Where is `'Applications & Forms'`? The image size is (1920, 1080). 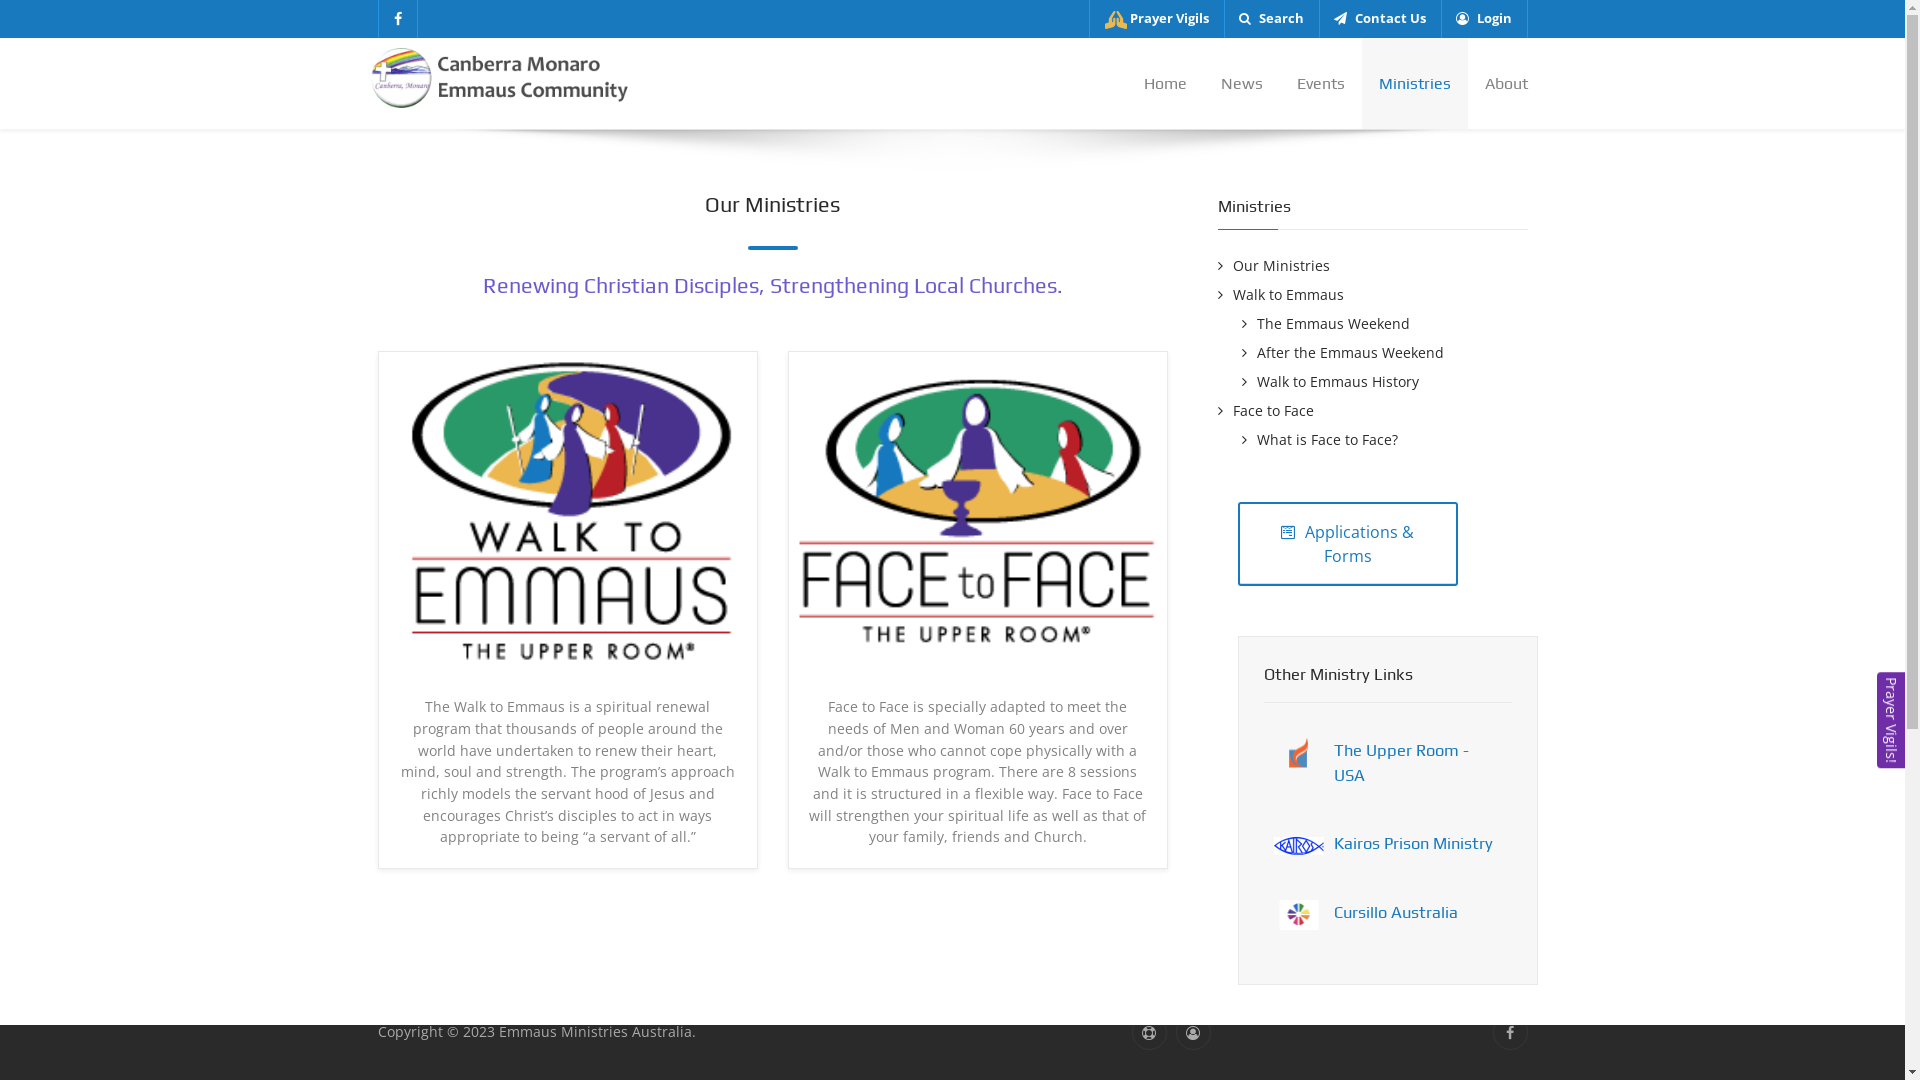 'Applications & Forms' is located at coordinates (1348, 543).